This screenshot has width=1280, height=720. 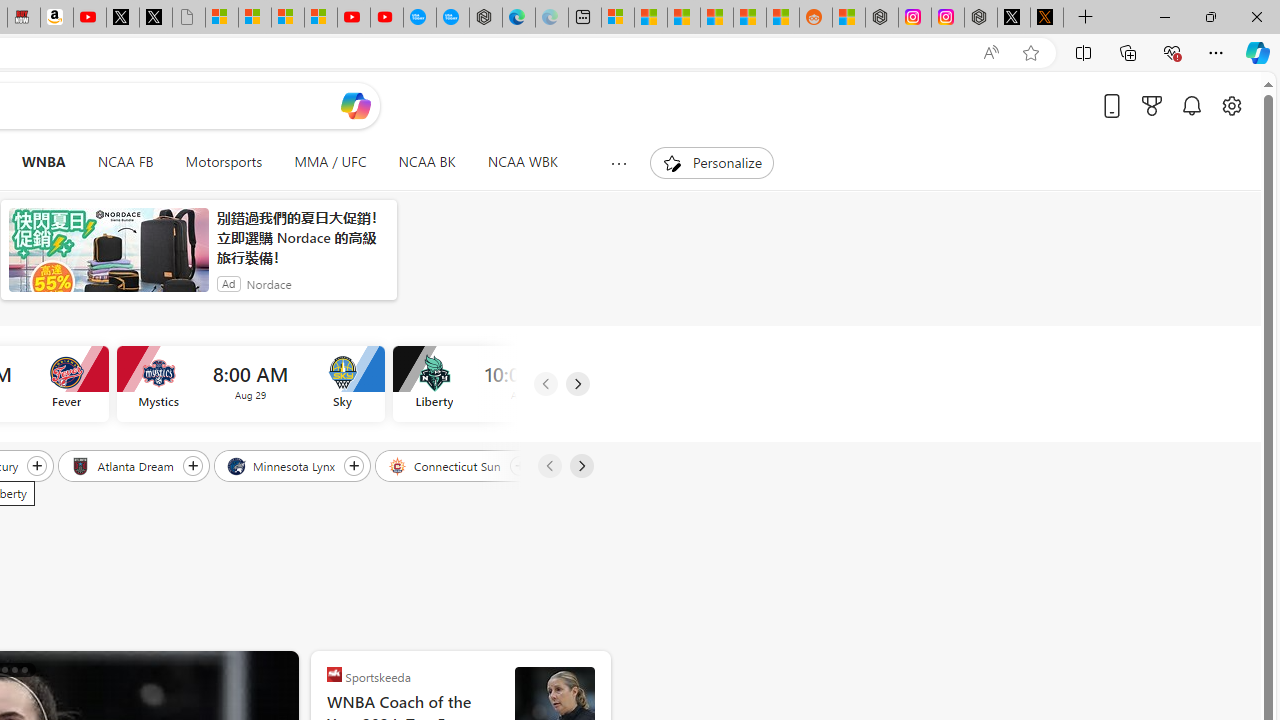 I want to click on 'Minnesota Lynx', so click(x=281, y=465).